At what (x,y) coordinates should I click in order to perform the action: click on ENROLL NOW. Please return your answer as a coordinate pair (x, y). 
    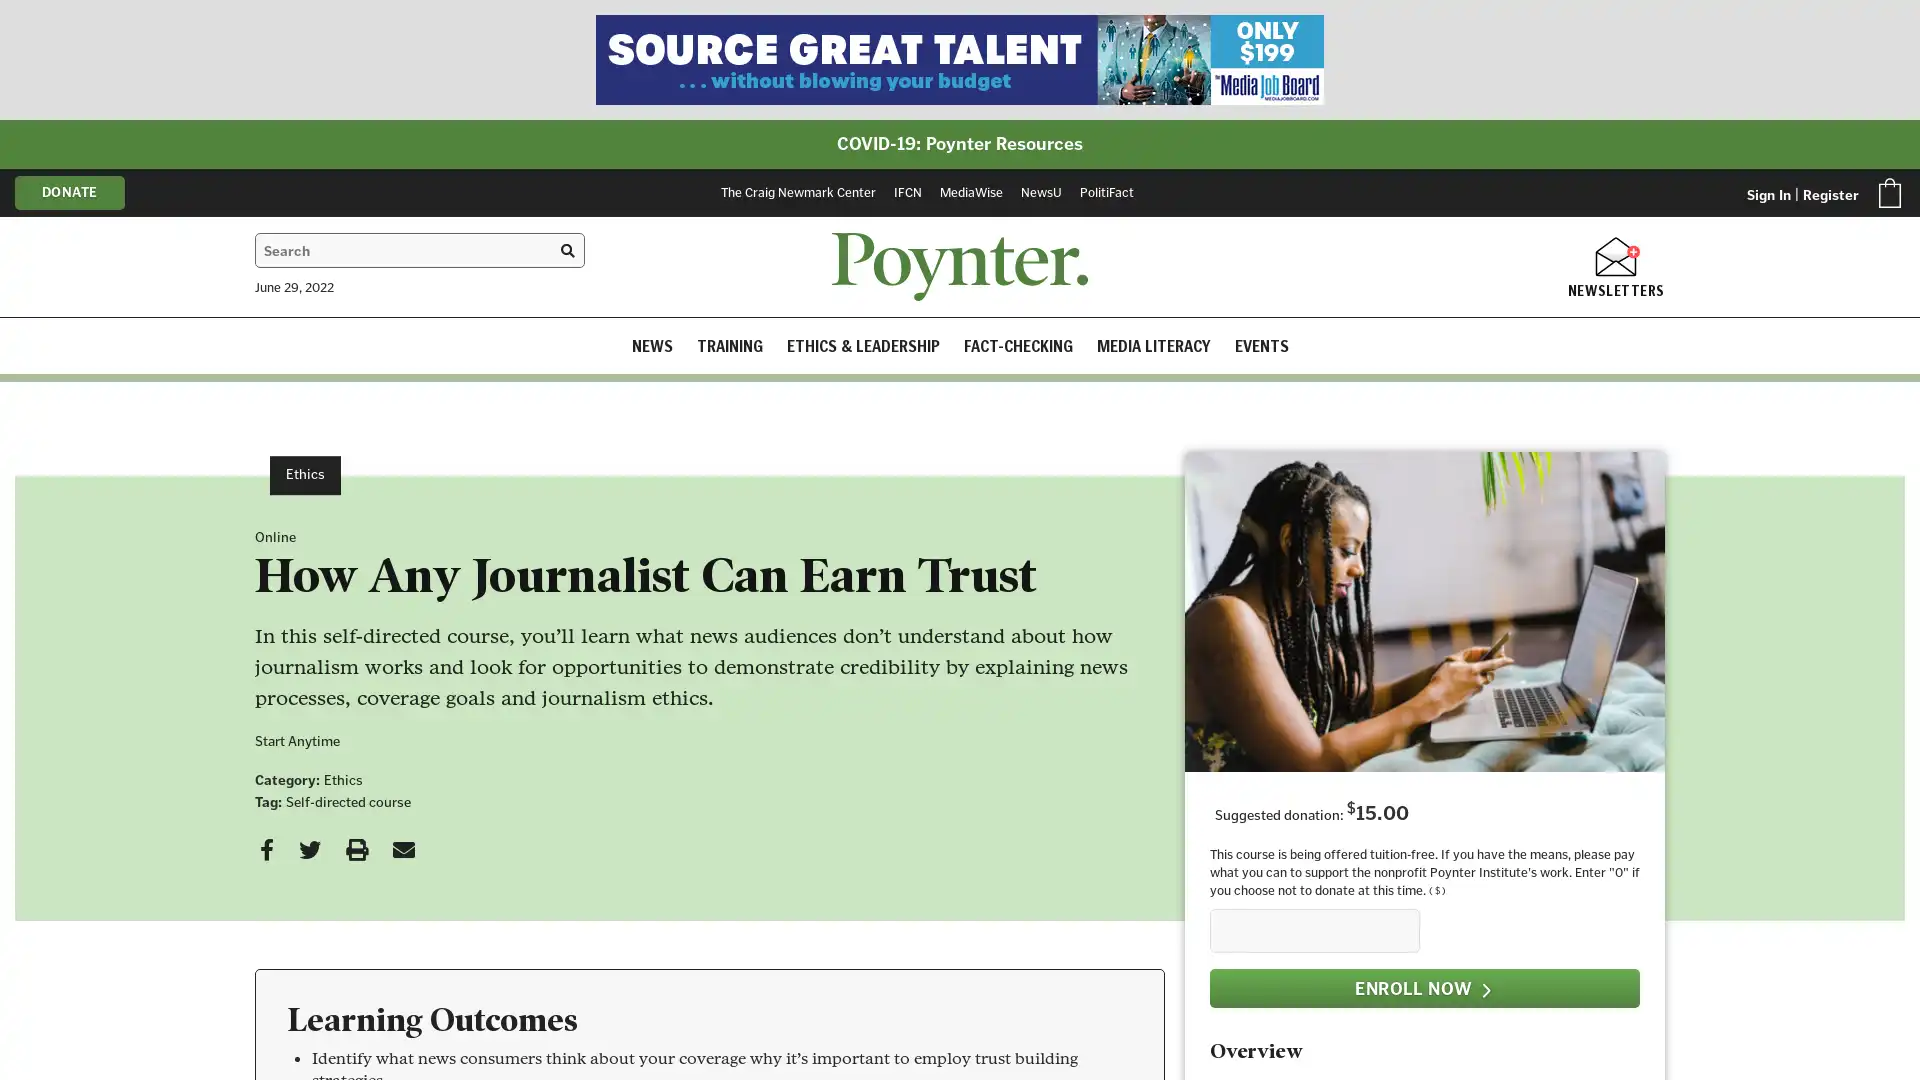
    Looking at the image, I should click on (1424, 947).